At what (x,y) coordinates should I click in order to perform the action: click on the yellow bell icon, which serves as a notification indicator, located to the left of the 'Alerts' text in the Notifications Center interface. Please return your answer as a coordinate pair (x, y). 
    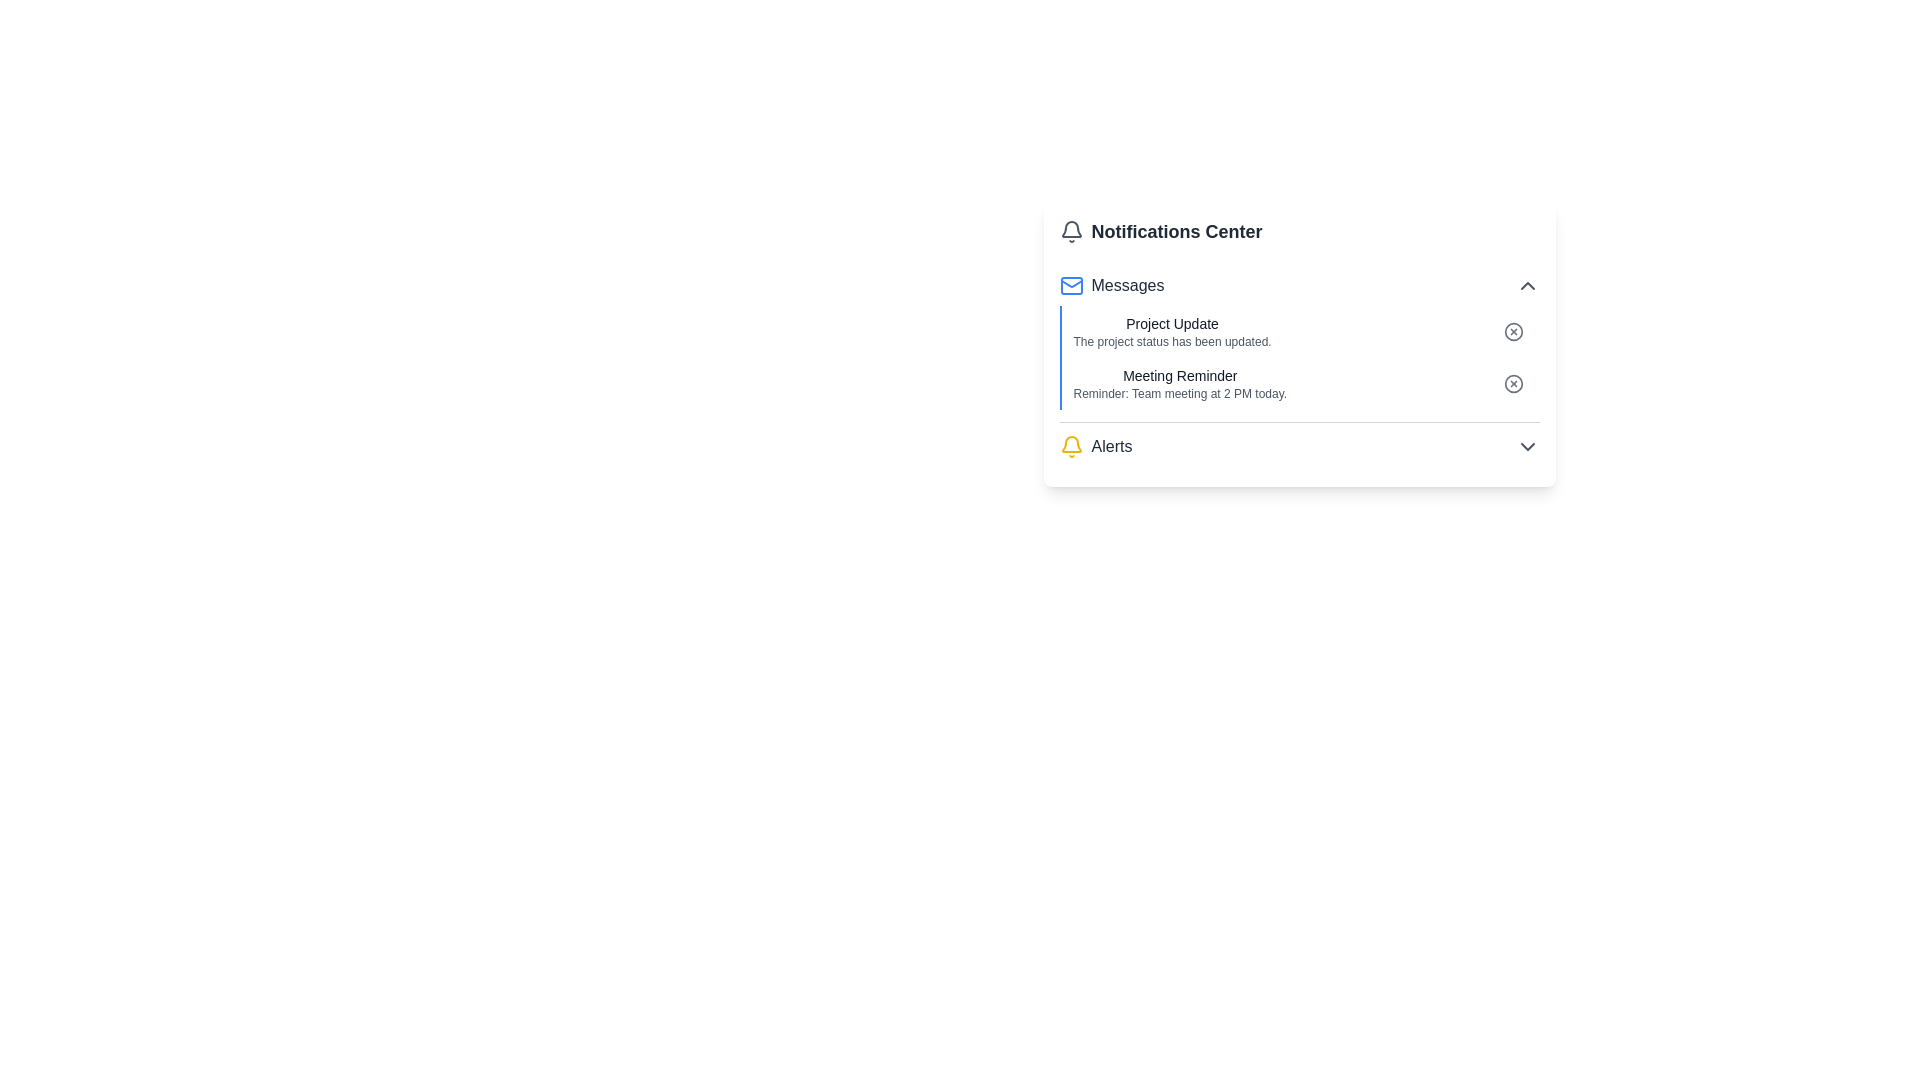
    Looking at the image, I should click on (1070, 446).